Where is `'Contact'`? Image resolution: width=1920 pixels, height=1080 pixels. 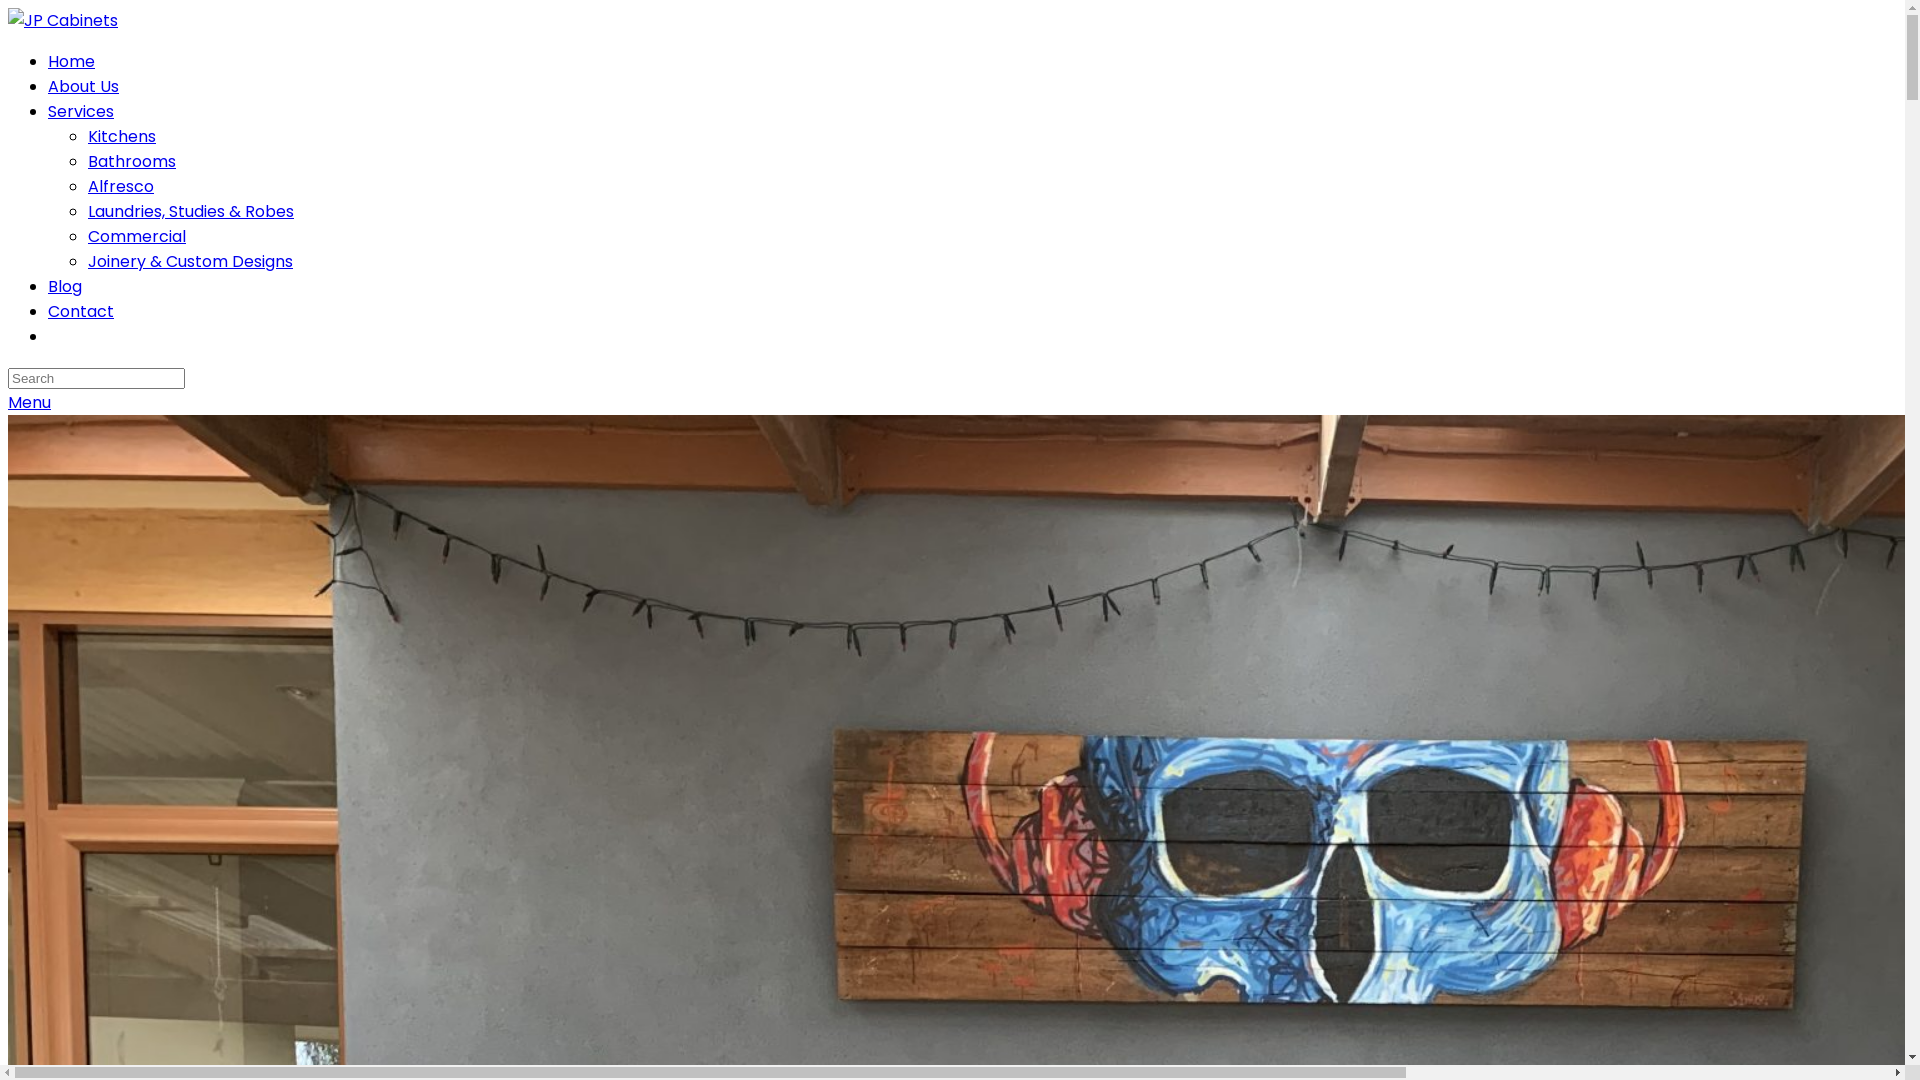 'Contact' is located at coordinates (48, 311).